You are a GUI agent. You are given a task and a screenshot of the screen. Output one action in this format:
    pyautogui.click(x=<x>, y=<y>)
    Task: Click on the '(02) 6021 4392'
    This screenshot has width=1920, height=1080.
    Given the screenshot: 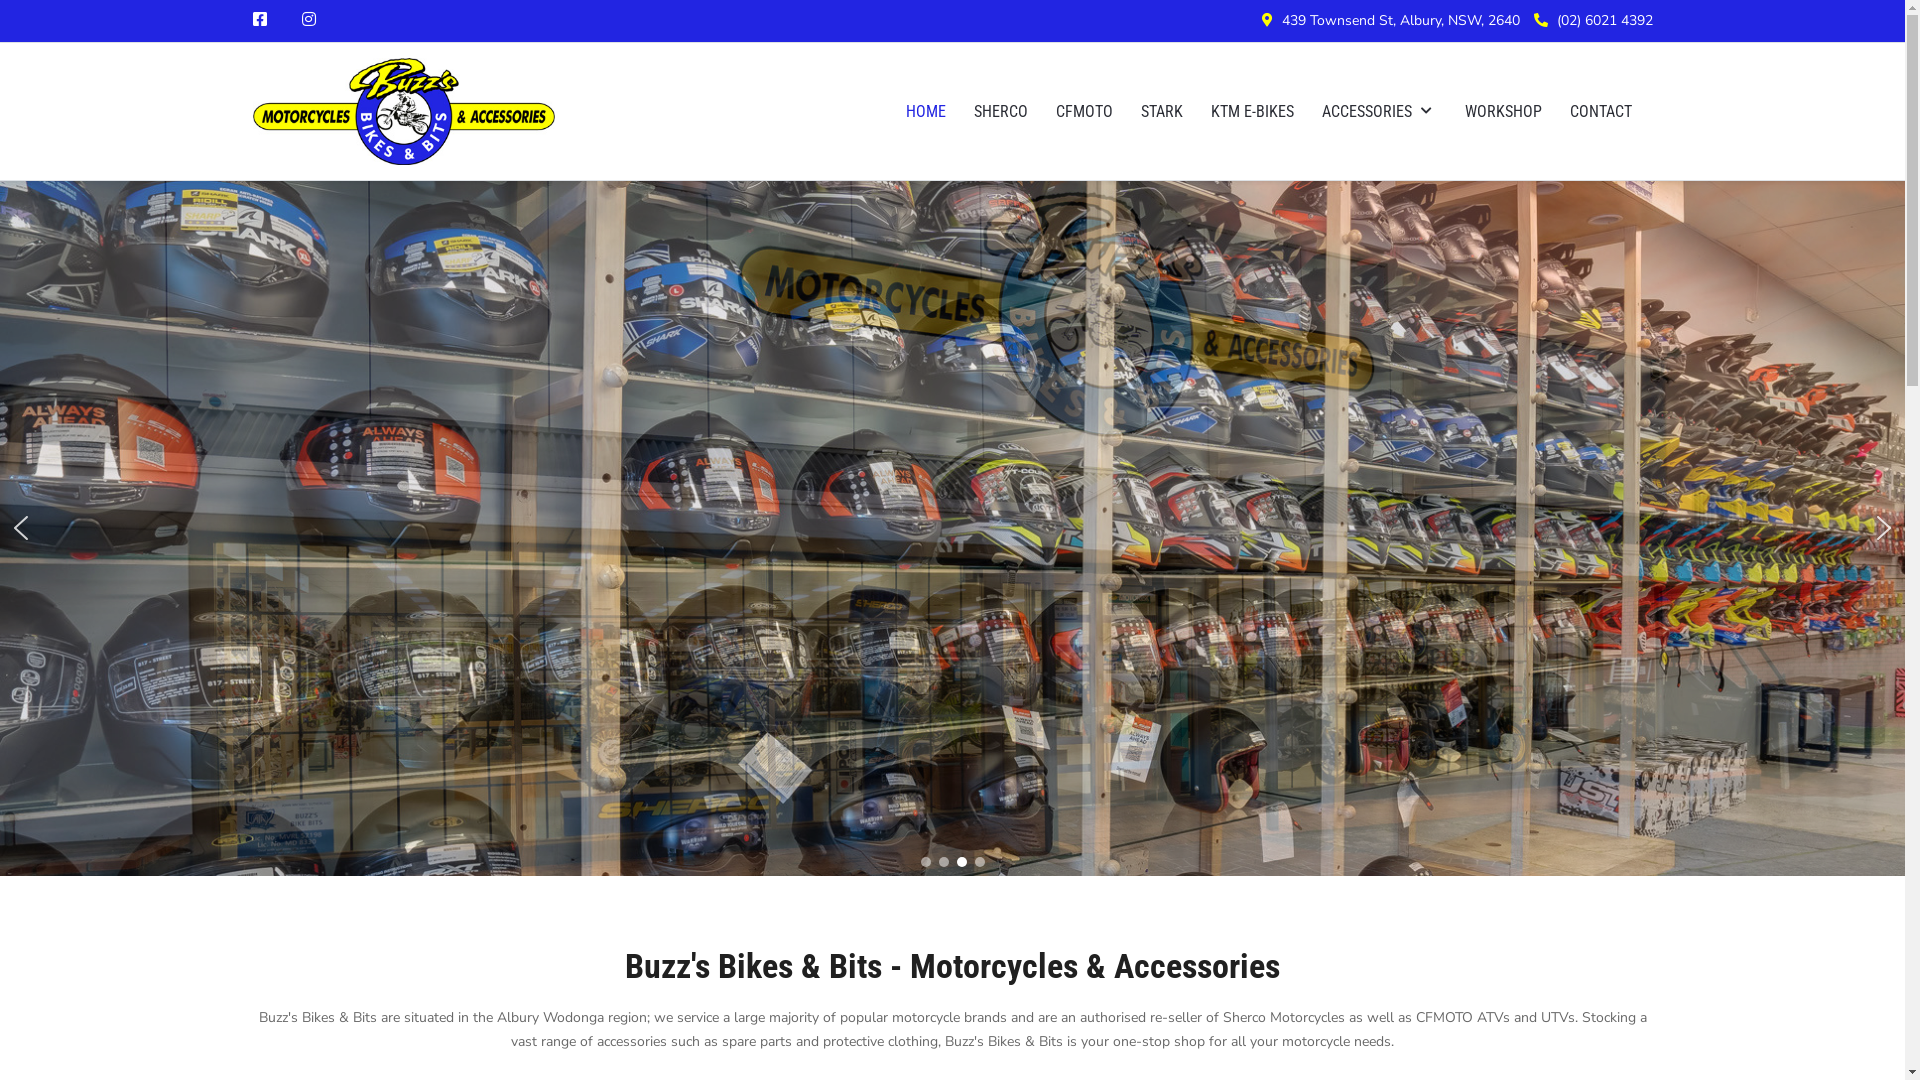 What is the action you would take?
    pyautogui.click(x=1603, y=20)
    